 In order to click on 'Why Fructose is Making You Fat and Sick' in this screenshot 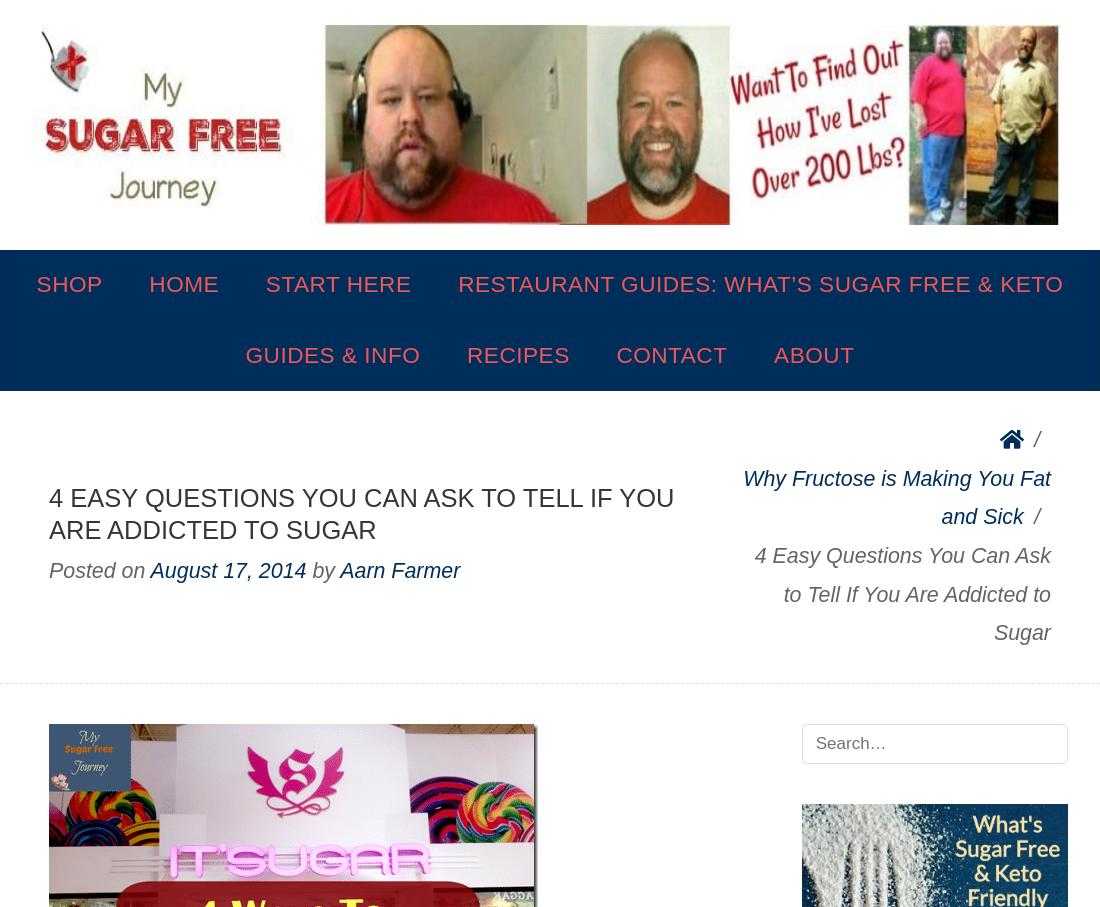, I will do `click(897, 496)`.